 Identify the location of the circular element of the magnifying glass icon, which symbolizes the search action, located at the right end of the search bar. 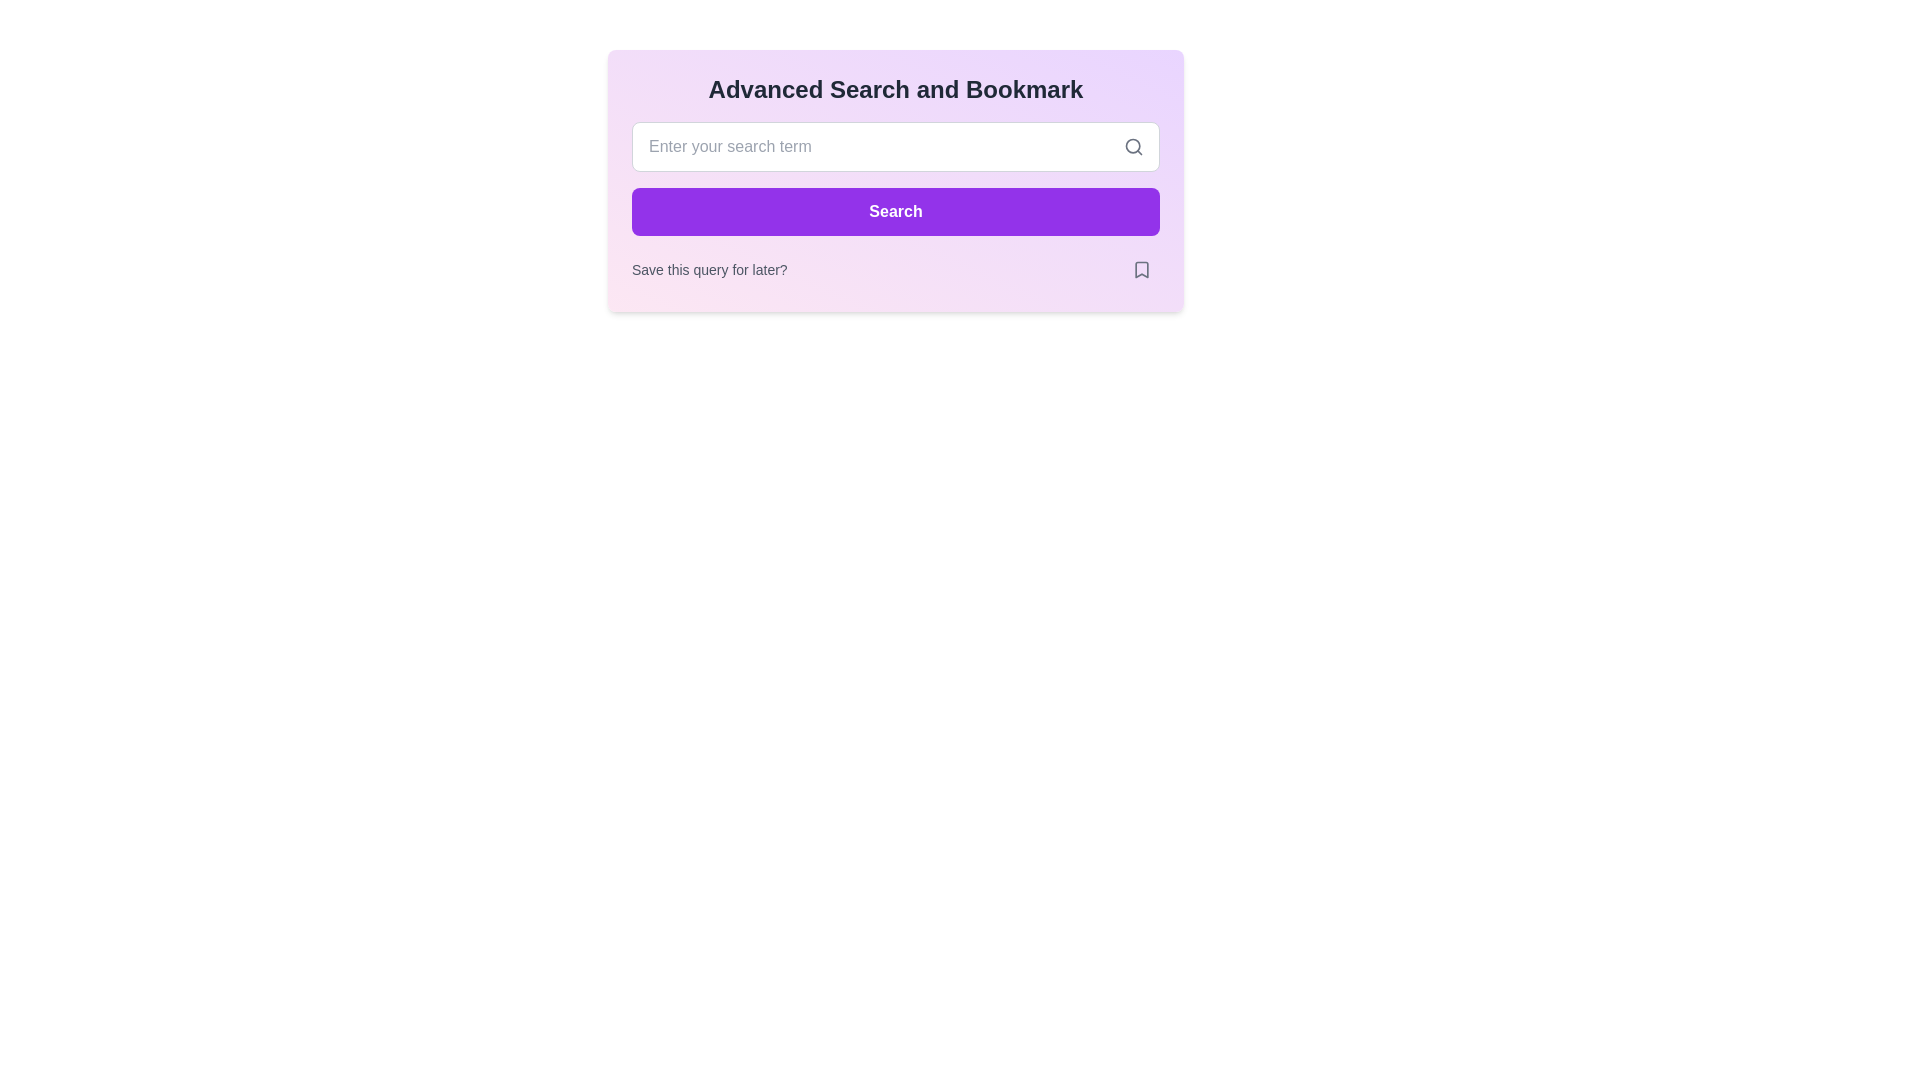
(1133, 145).